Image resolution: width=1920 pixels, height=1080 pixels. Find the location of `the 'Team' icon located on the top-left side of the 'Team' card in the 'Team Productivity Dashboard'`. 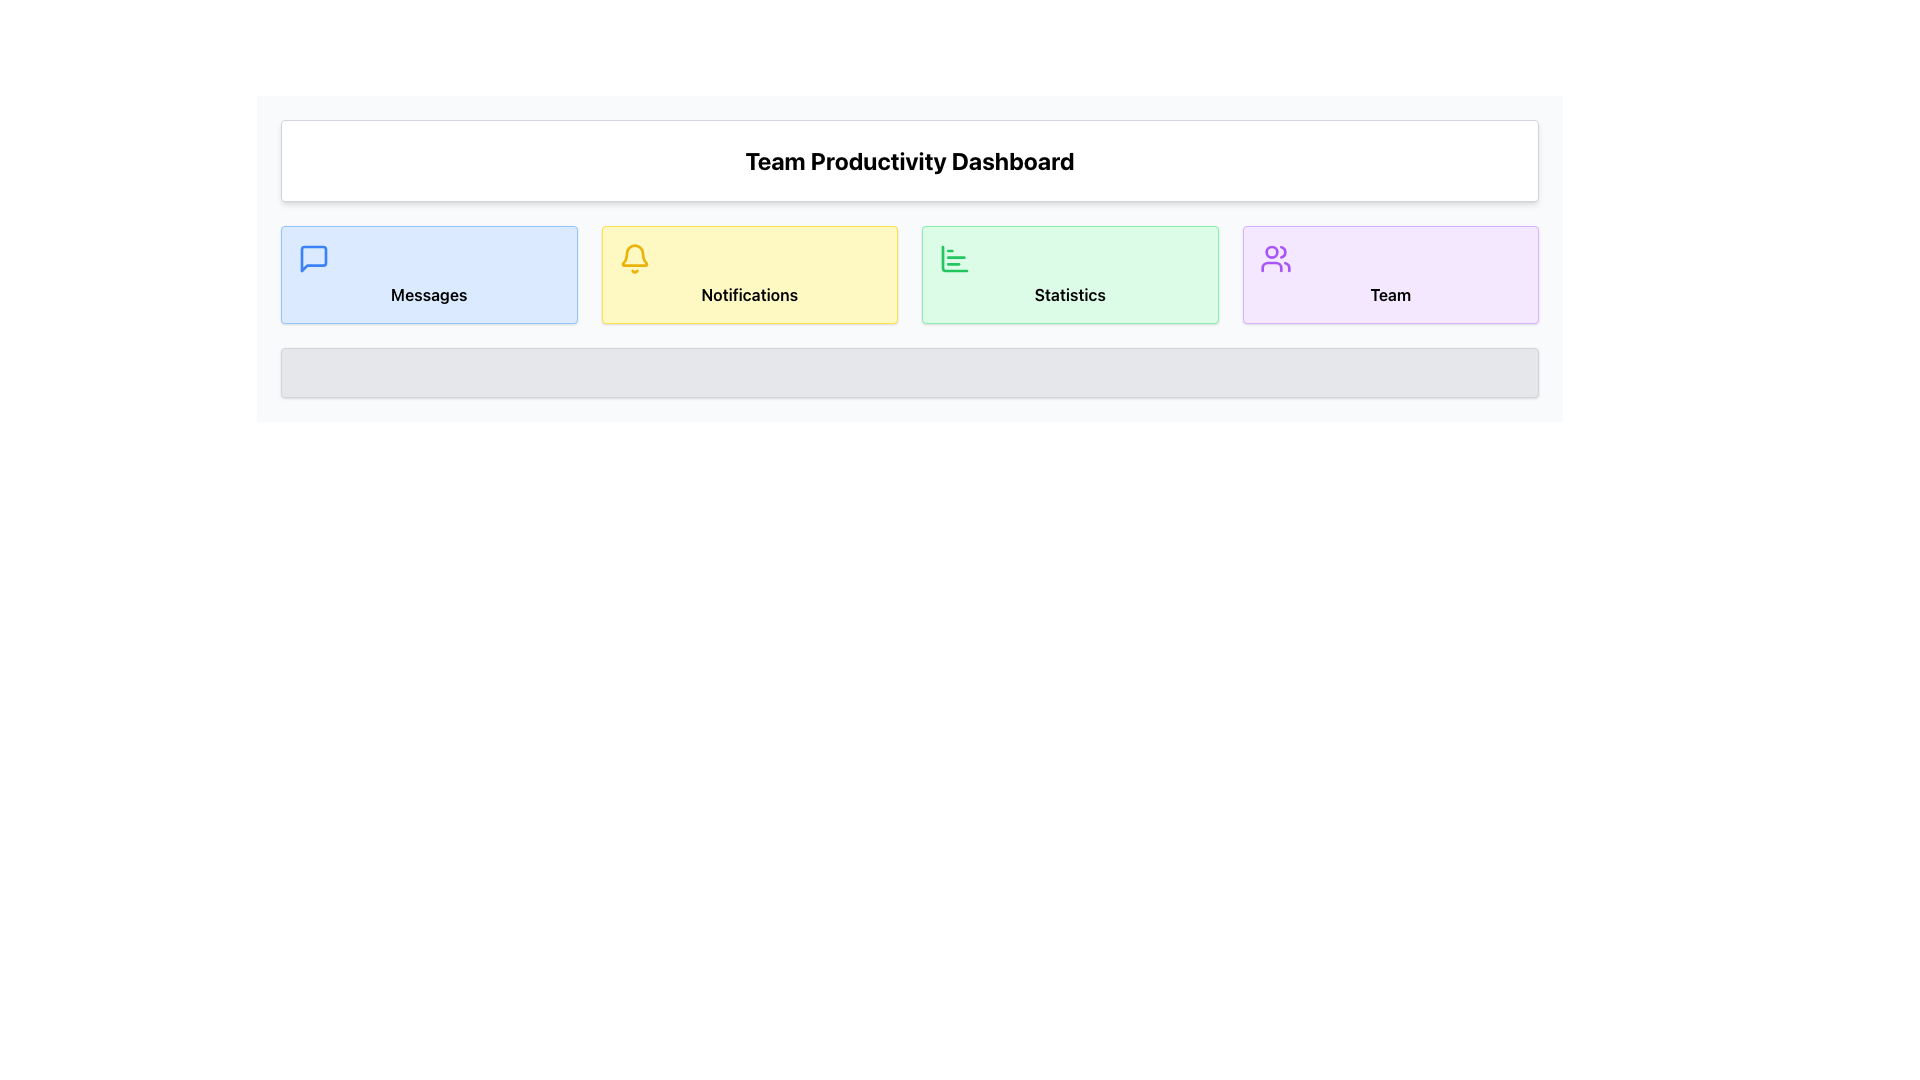

the 'Team' icon located on the top-left side of the 'Team' card in the 'Team Productivity Dashboard' is located at coordinates (1274, 257).